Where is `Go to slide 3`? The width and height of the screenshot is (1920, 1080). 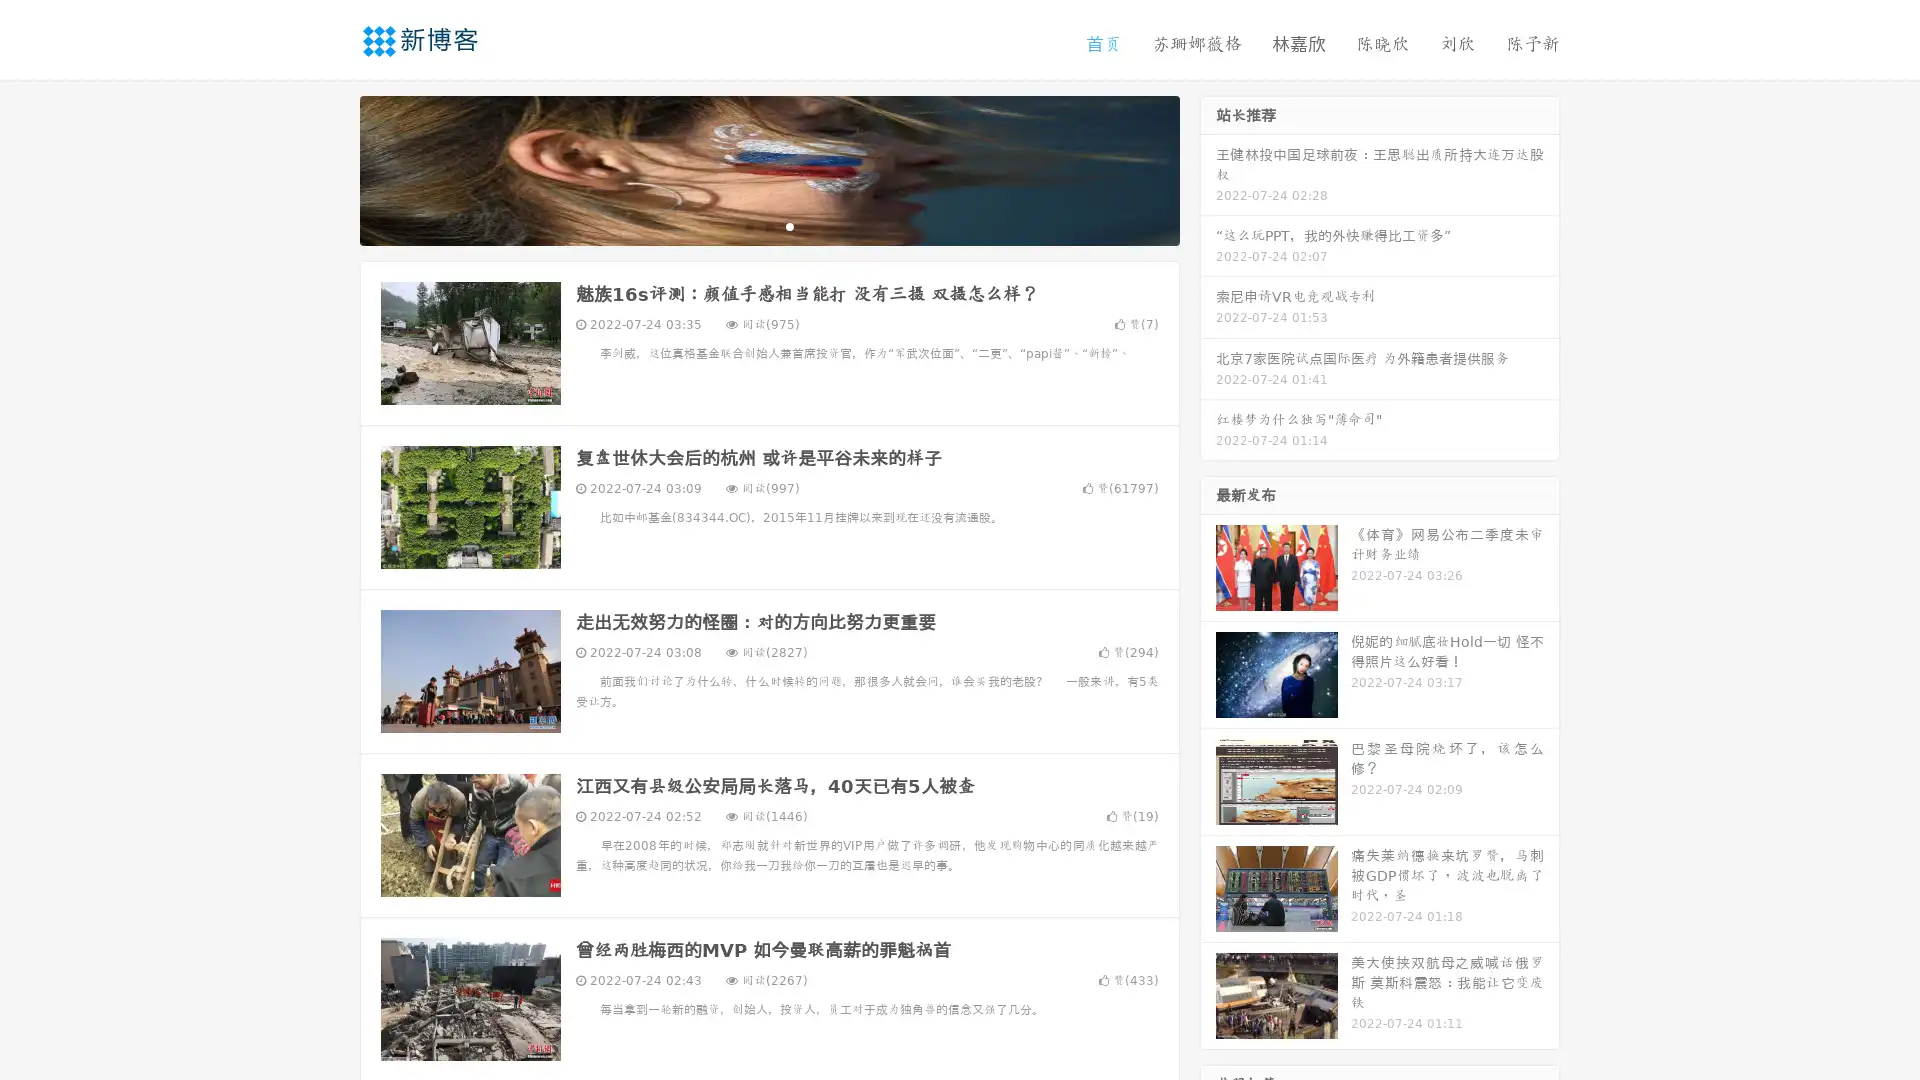
Go to slide 3 is located at coordinates (789, 225).